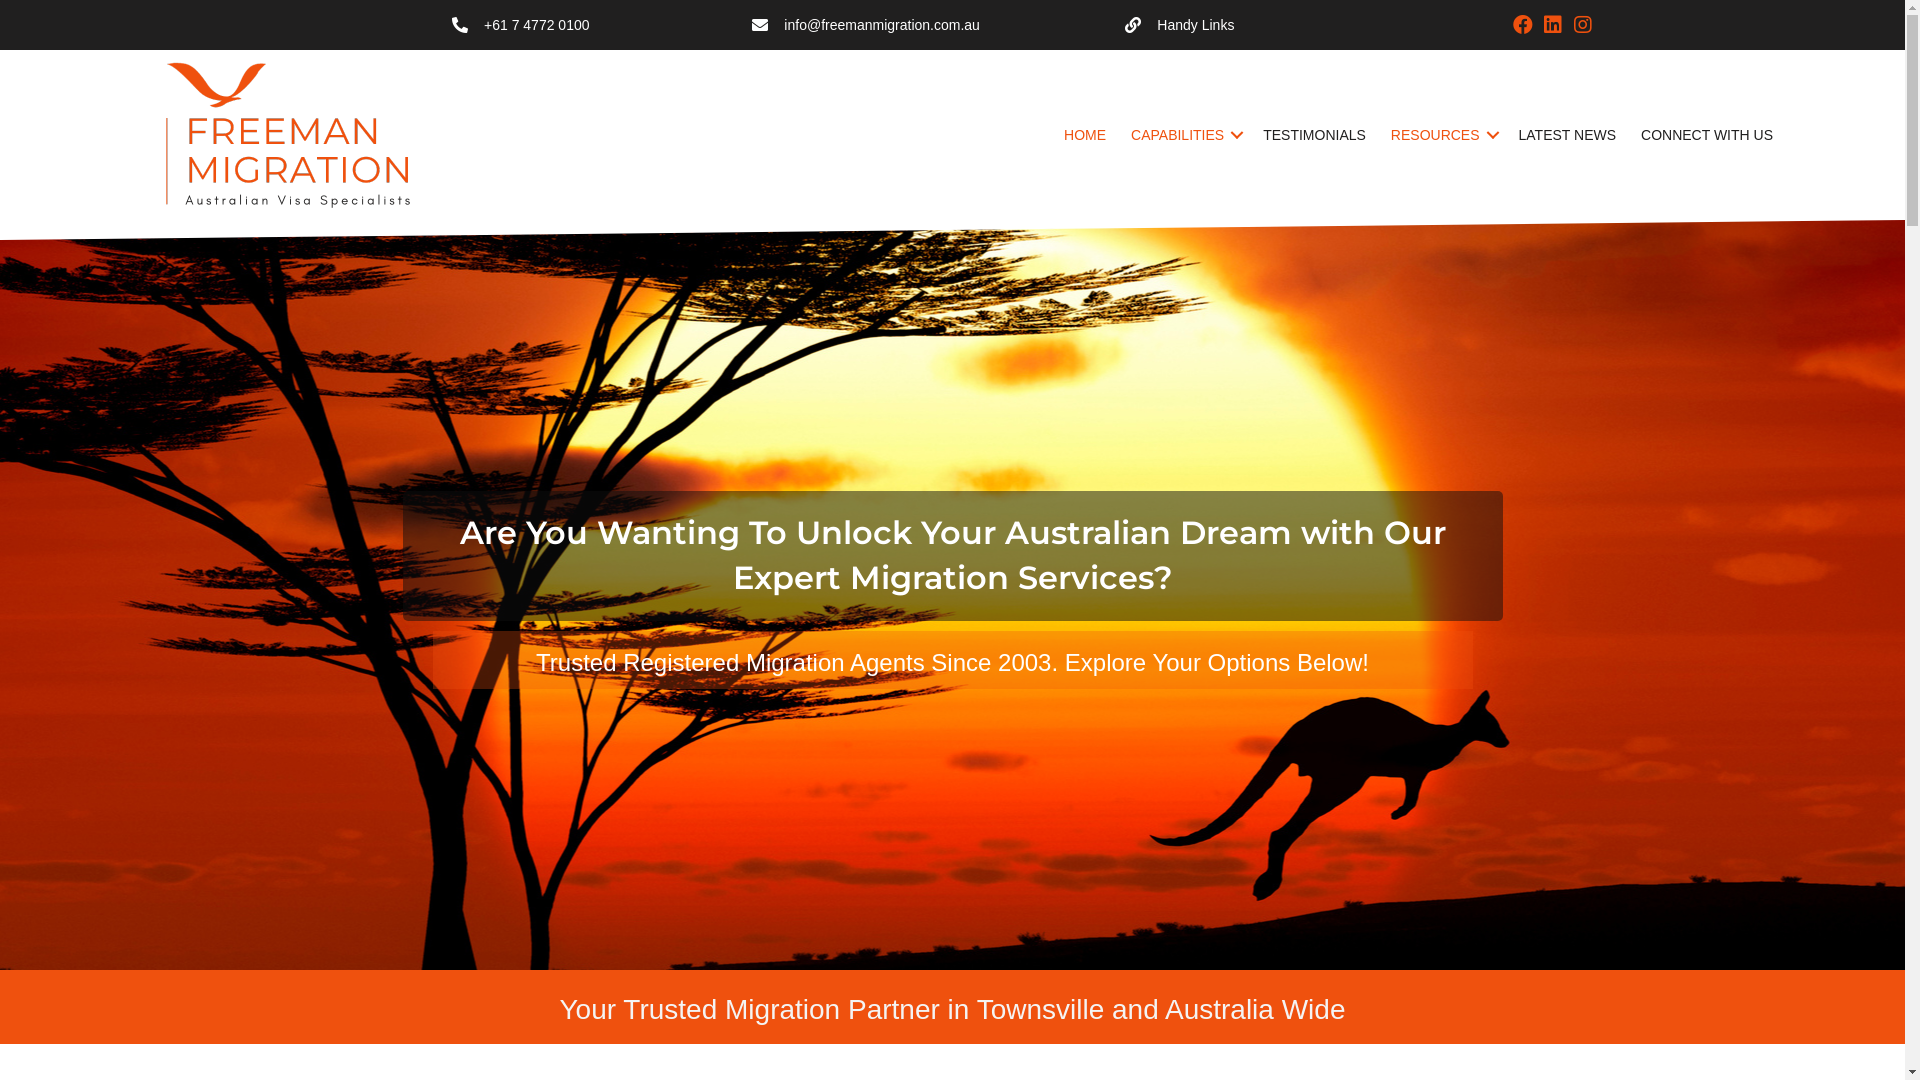  I want to click on 'Handy Links', so click(1124, 24).